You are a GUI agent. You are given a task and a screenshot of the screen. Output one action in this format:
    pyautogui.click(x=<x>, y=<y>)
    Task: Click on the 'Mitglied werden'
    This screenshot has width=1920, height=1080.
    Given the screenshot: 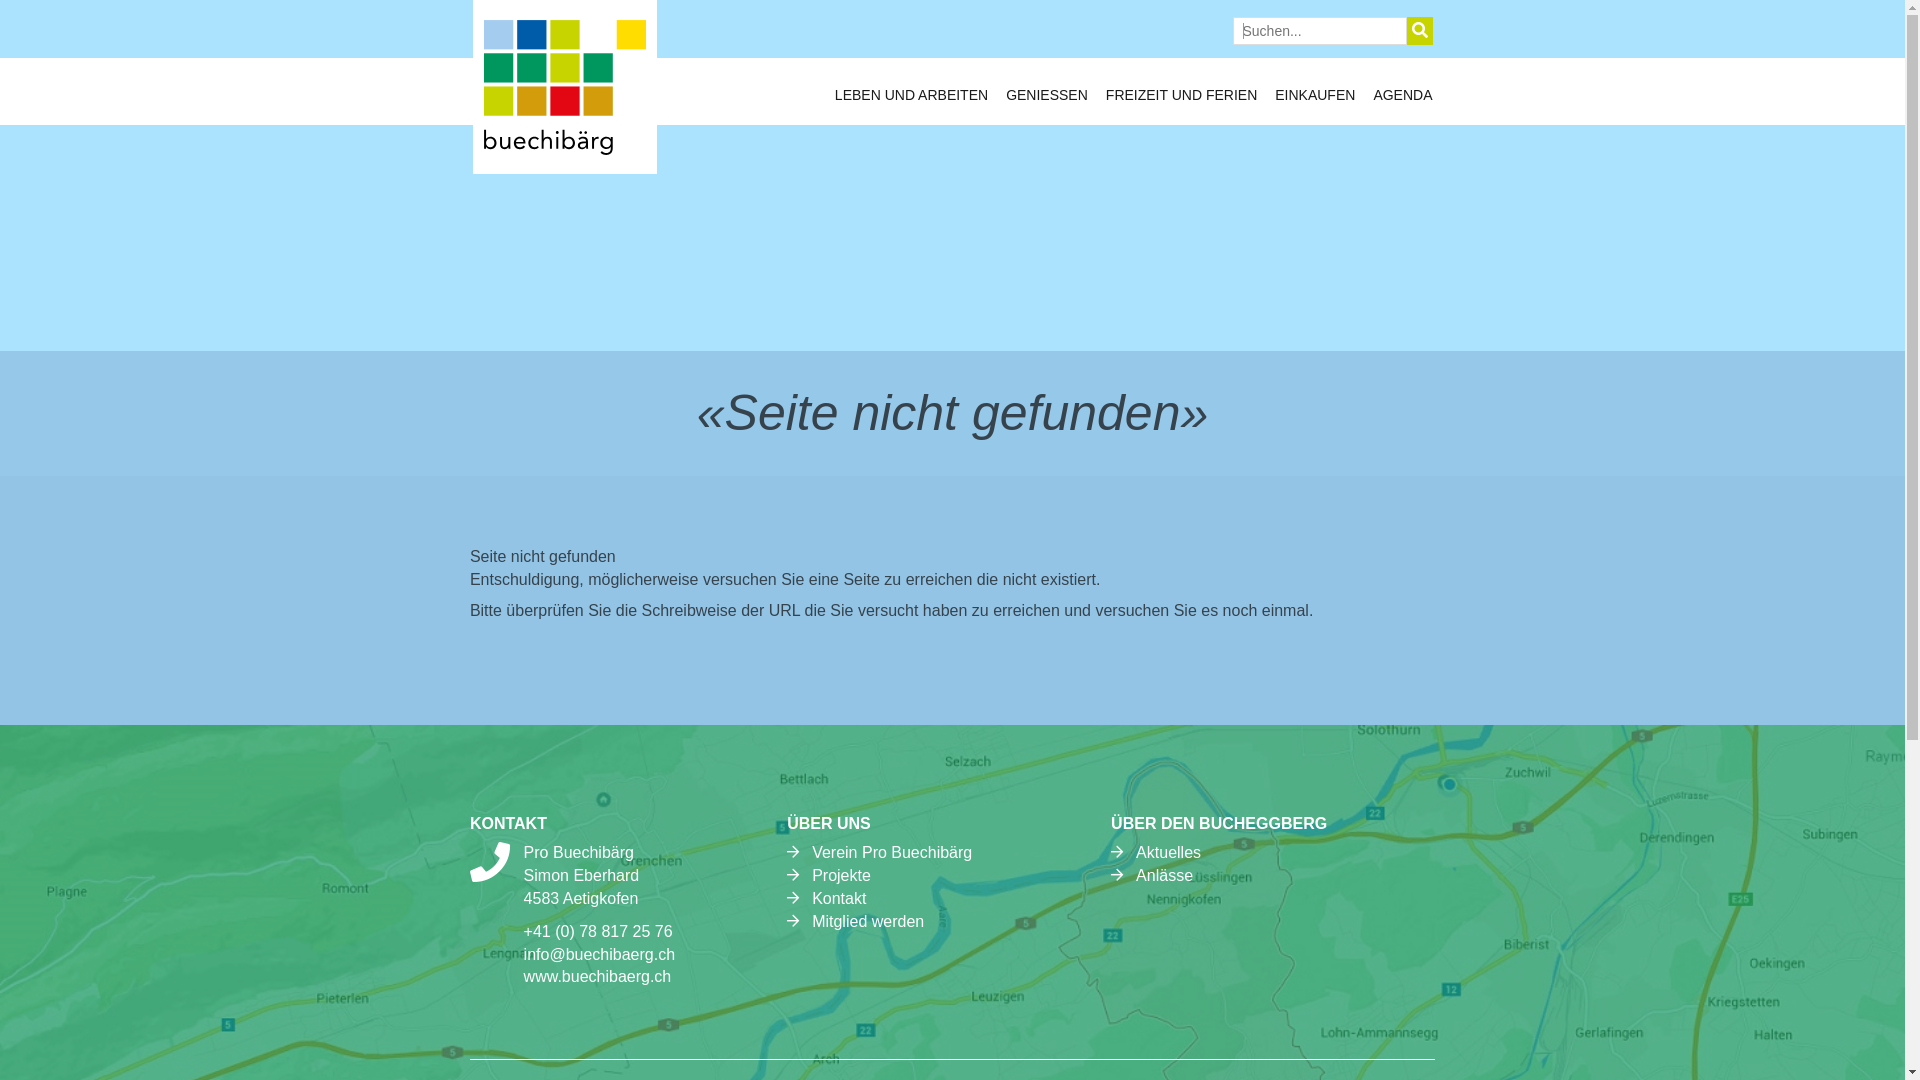 What is the action you would take?
    pyautogui.click(x=868, y=921)
    